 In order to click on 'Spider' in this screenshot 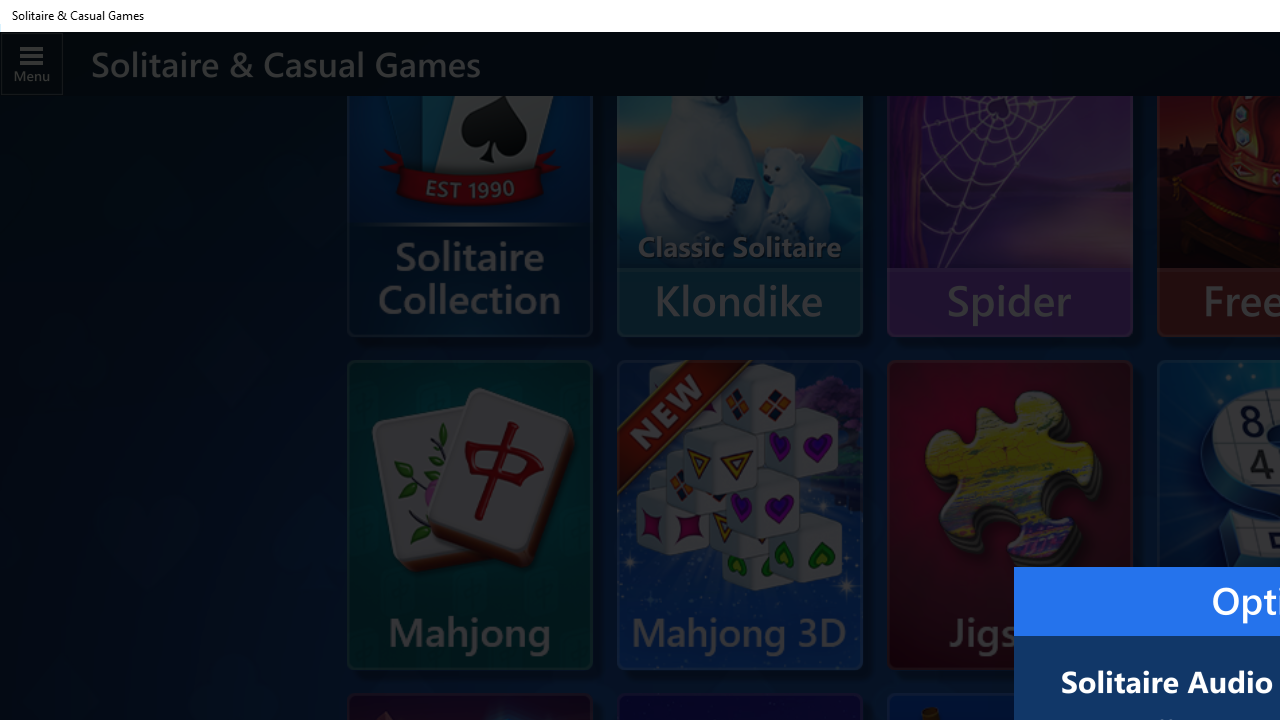, I will do `click(1009, 182)`.